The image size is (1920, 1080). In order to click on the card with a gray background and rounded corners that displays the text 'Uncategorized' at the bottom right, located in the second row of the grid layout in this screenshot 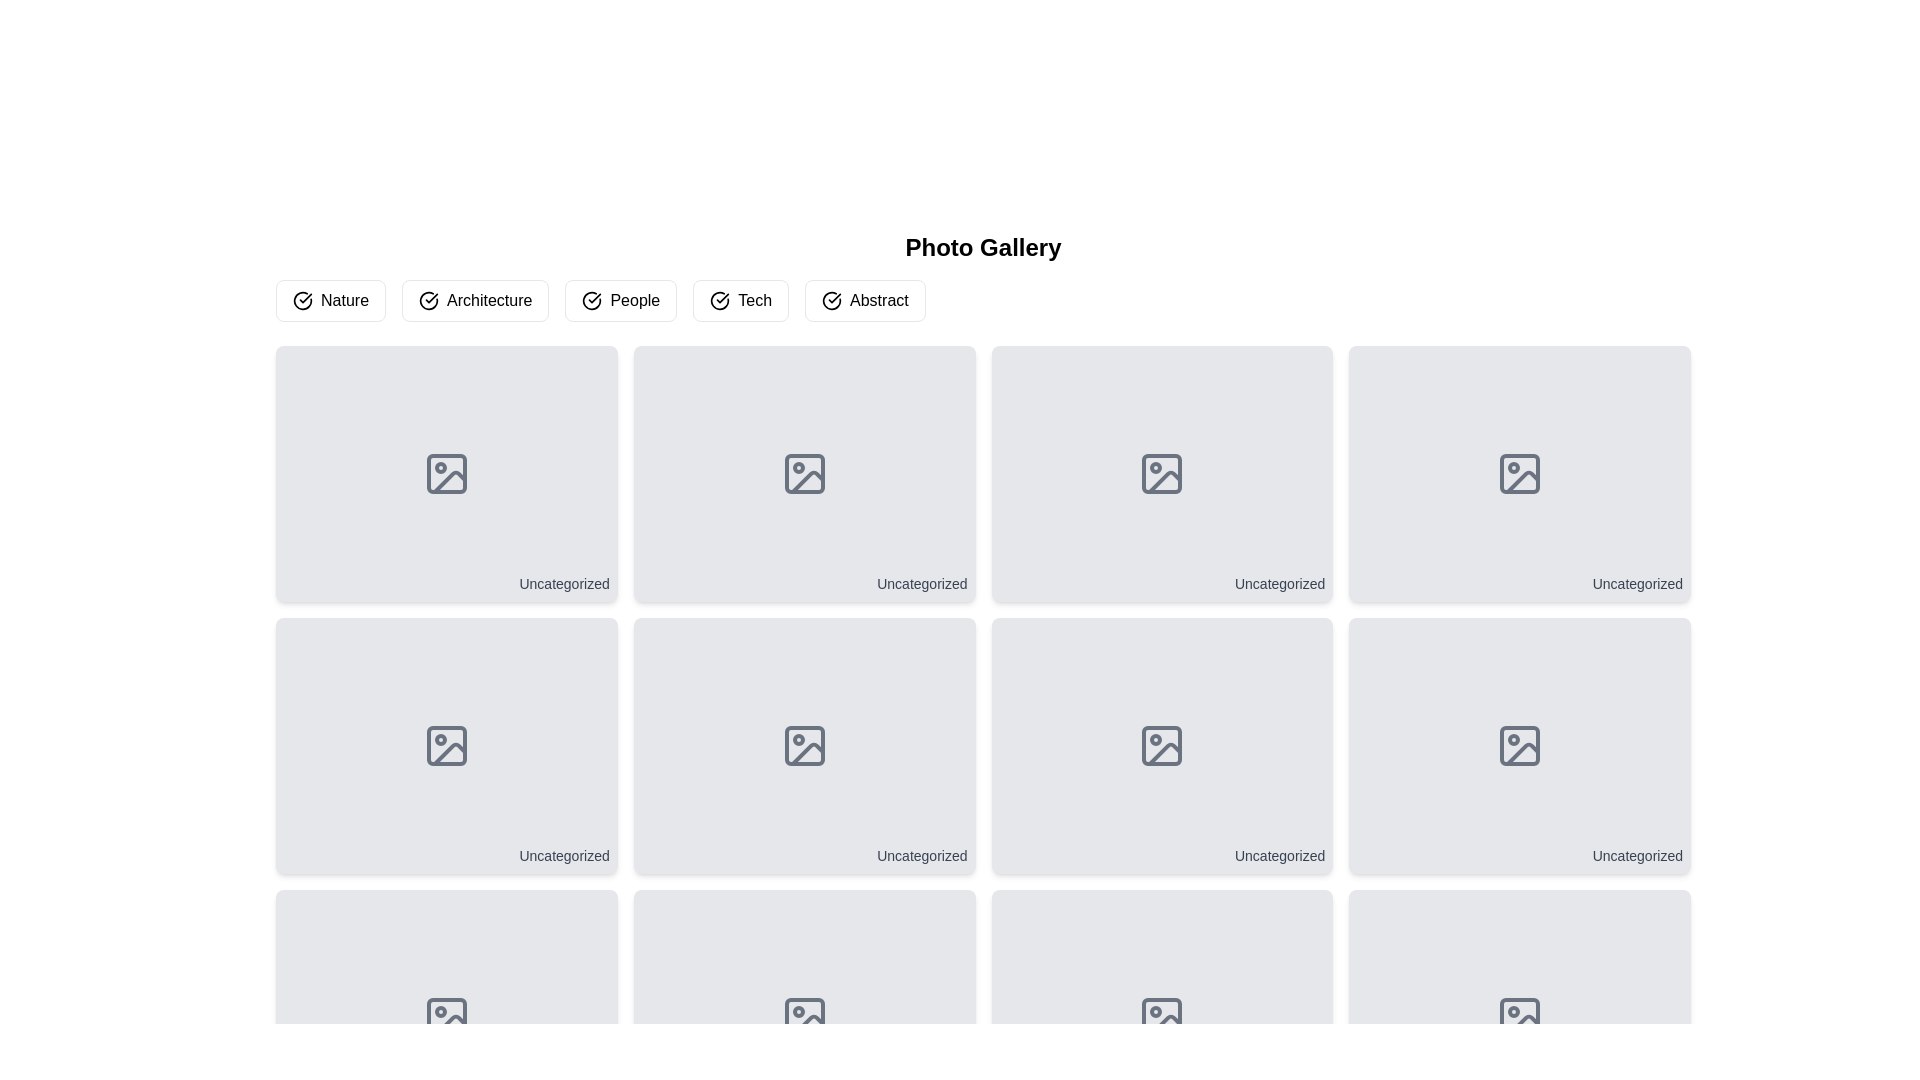, I will do `click(445, 745)`.